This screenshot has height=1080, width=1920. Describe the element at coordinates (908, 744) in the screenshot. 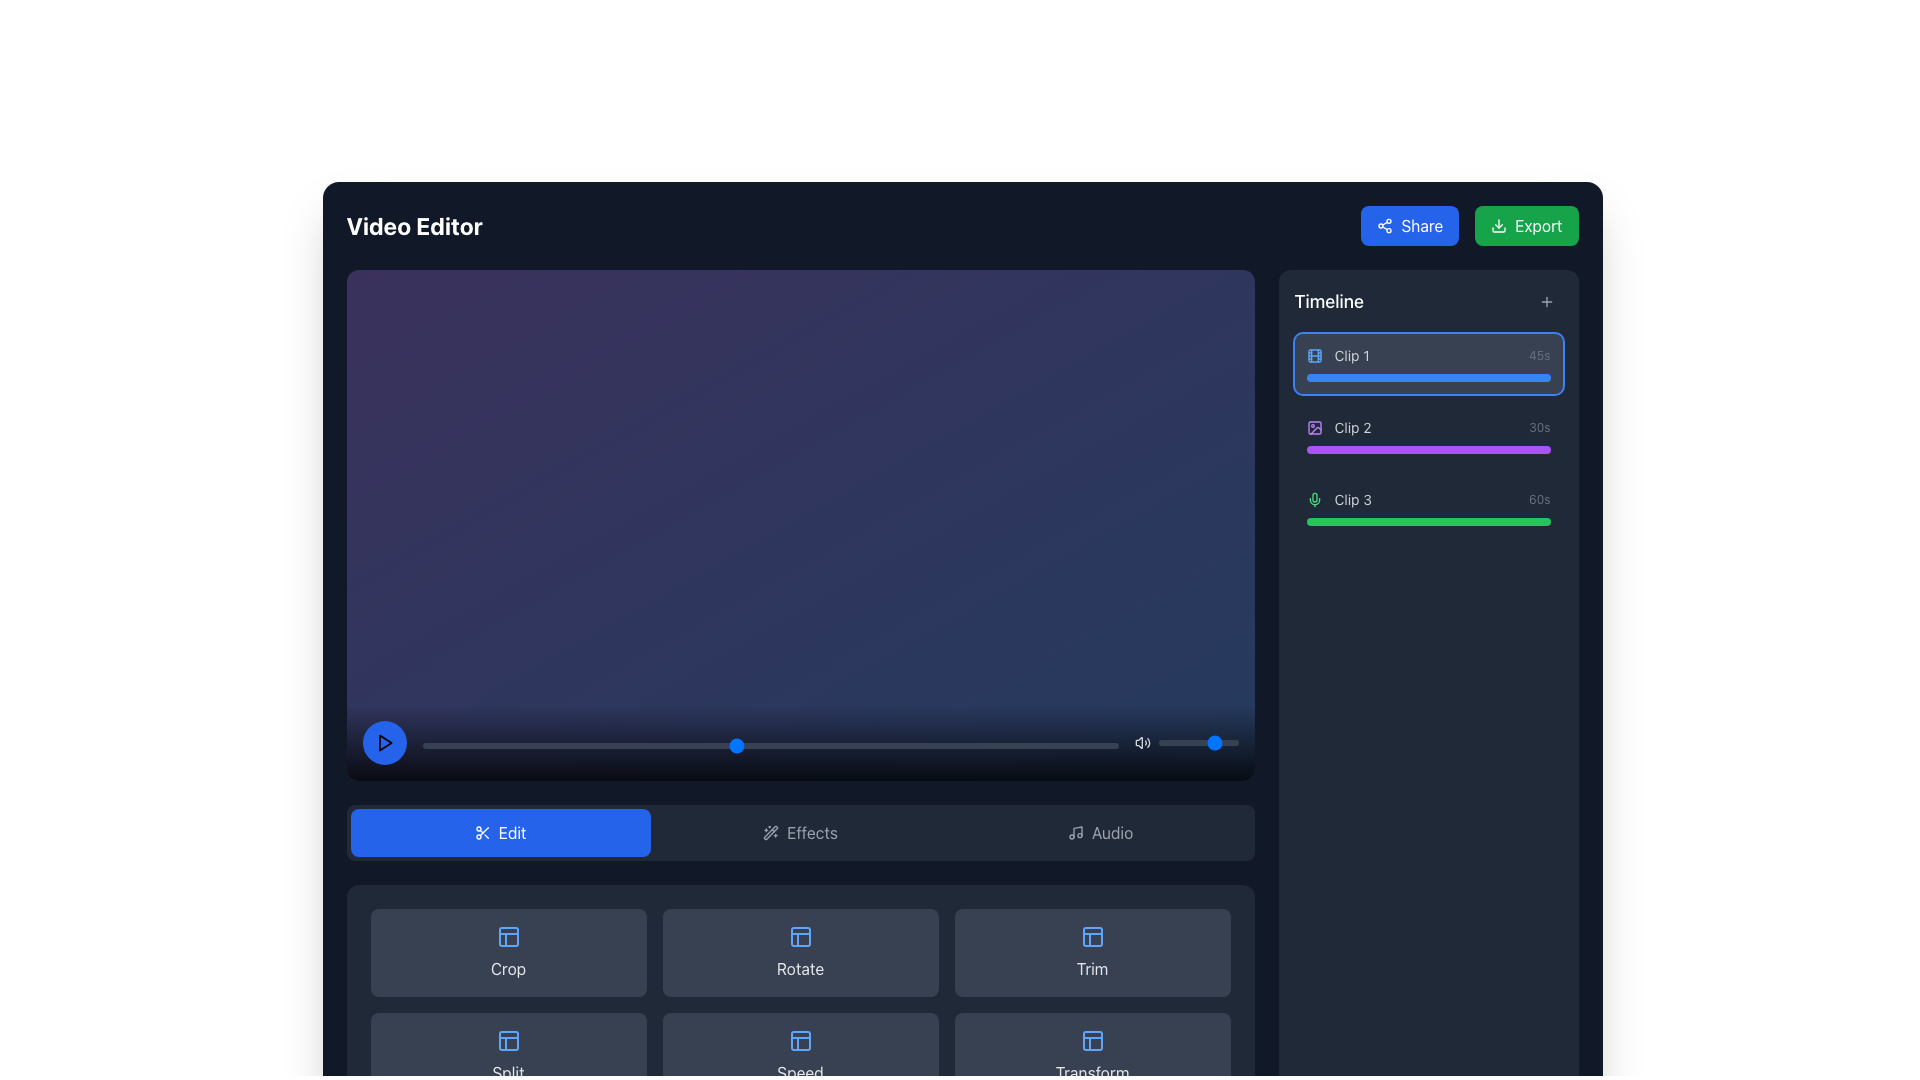

I see `slider value` at that location.